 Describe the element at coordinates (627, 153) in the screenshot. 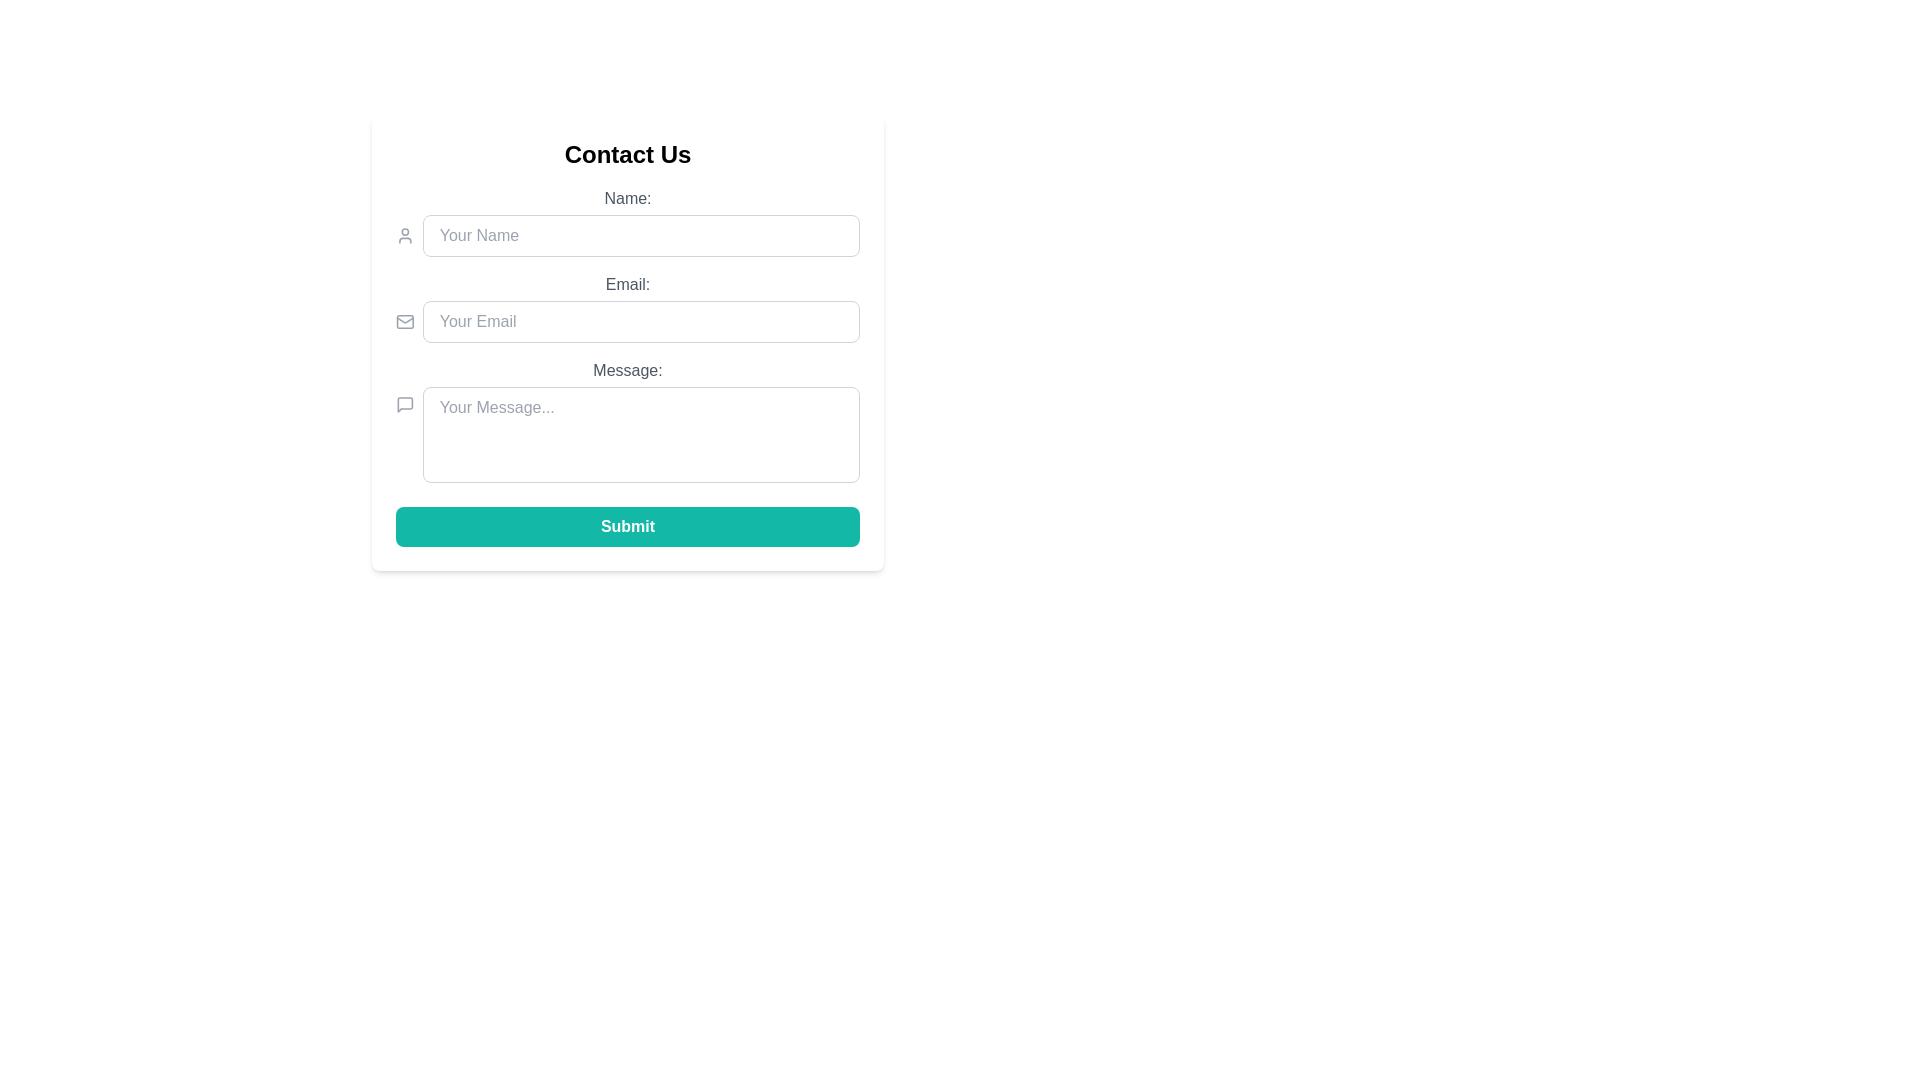

I see `heading of the contact form located at the top portion of the layout, which is horizontally centered and serves as the title for the input fields` at that location.